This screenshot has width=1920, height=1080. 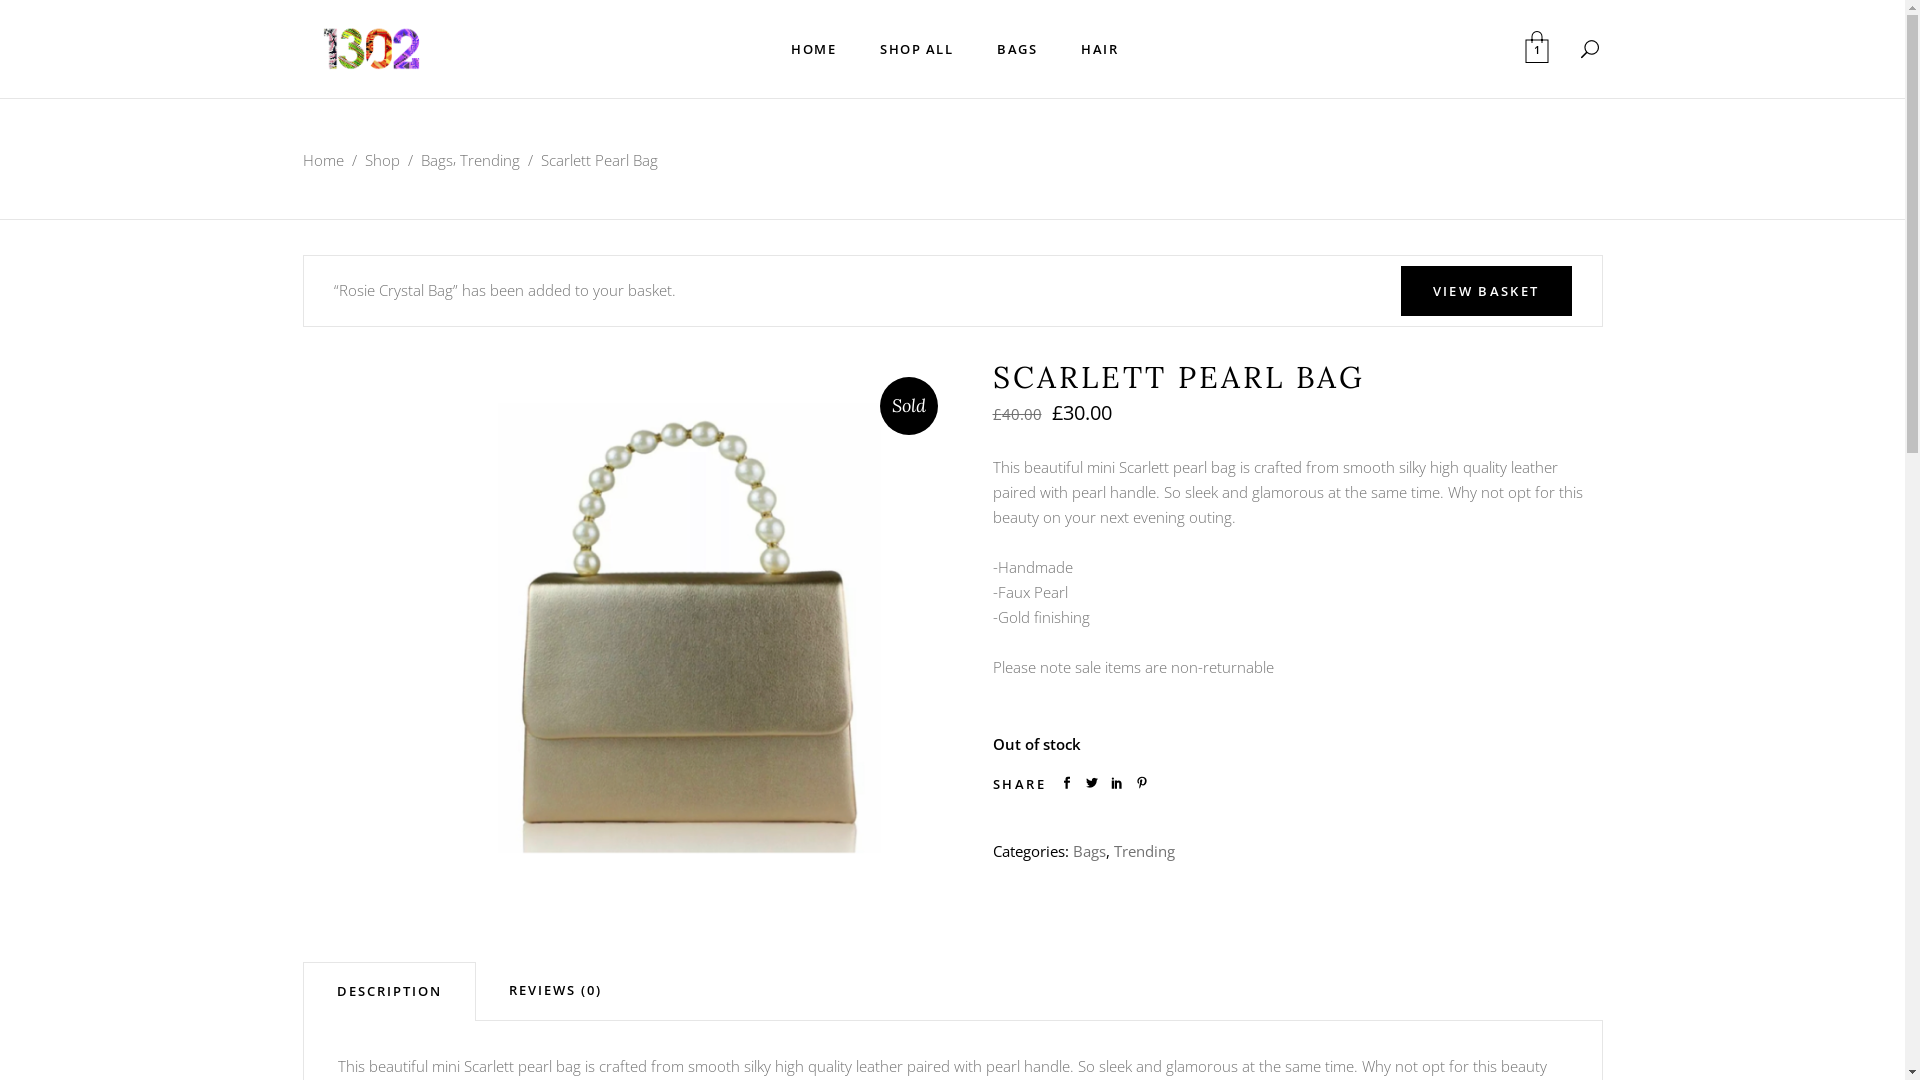 I want to click on '1302 LONDON BAG', so click(x=431, y=620).